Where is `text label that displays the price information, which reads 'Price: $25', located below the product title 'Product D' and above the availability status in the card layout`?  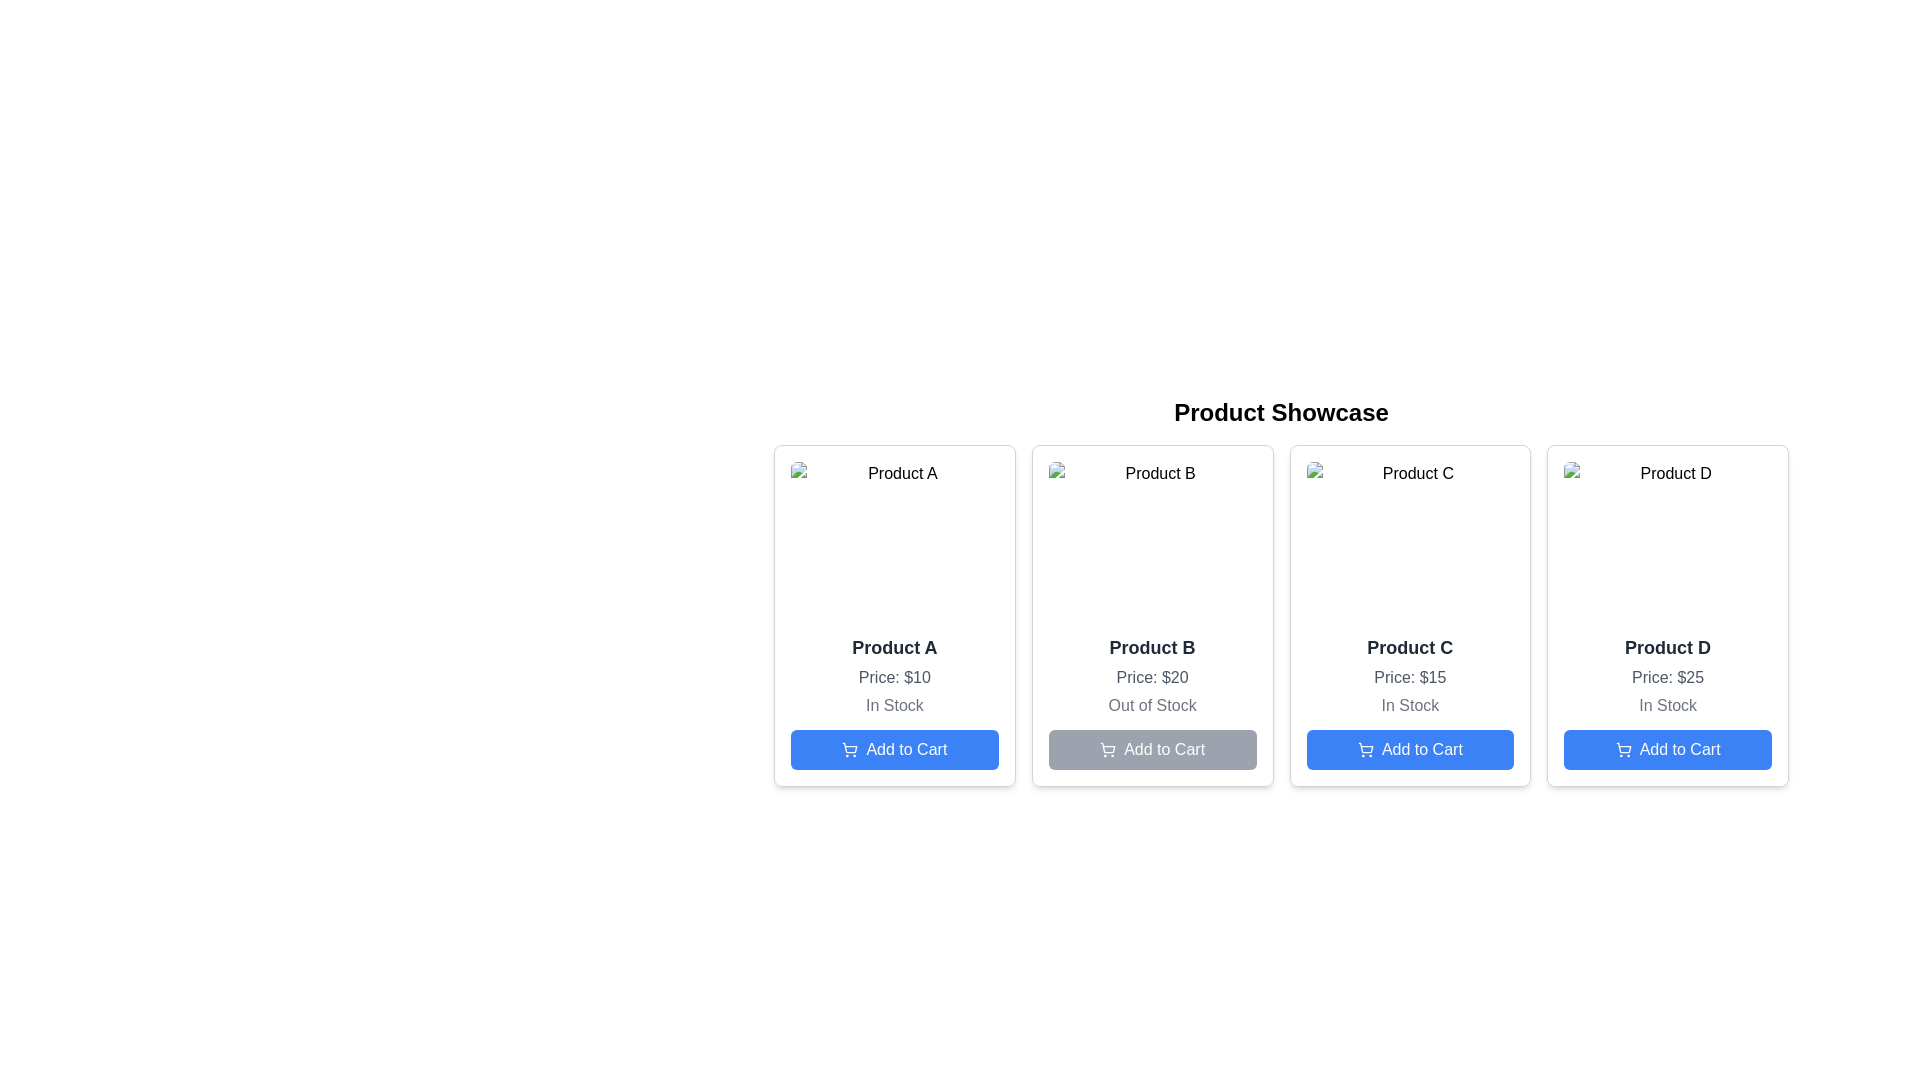 text label that displays the price information, which reads 'Price: $25', located below the product title 'Product D' and above the availability status in the card layout is located at coordinates (1668, 677).